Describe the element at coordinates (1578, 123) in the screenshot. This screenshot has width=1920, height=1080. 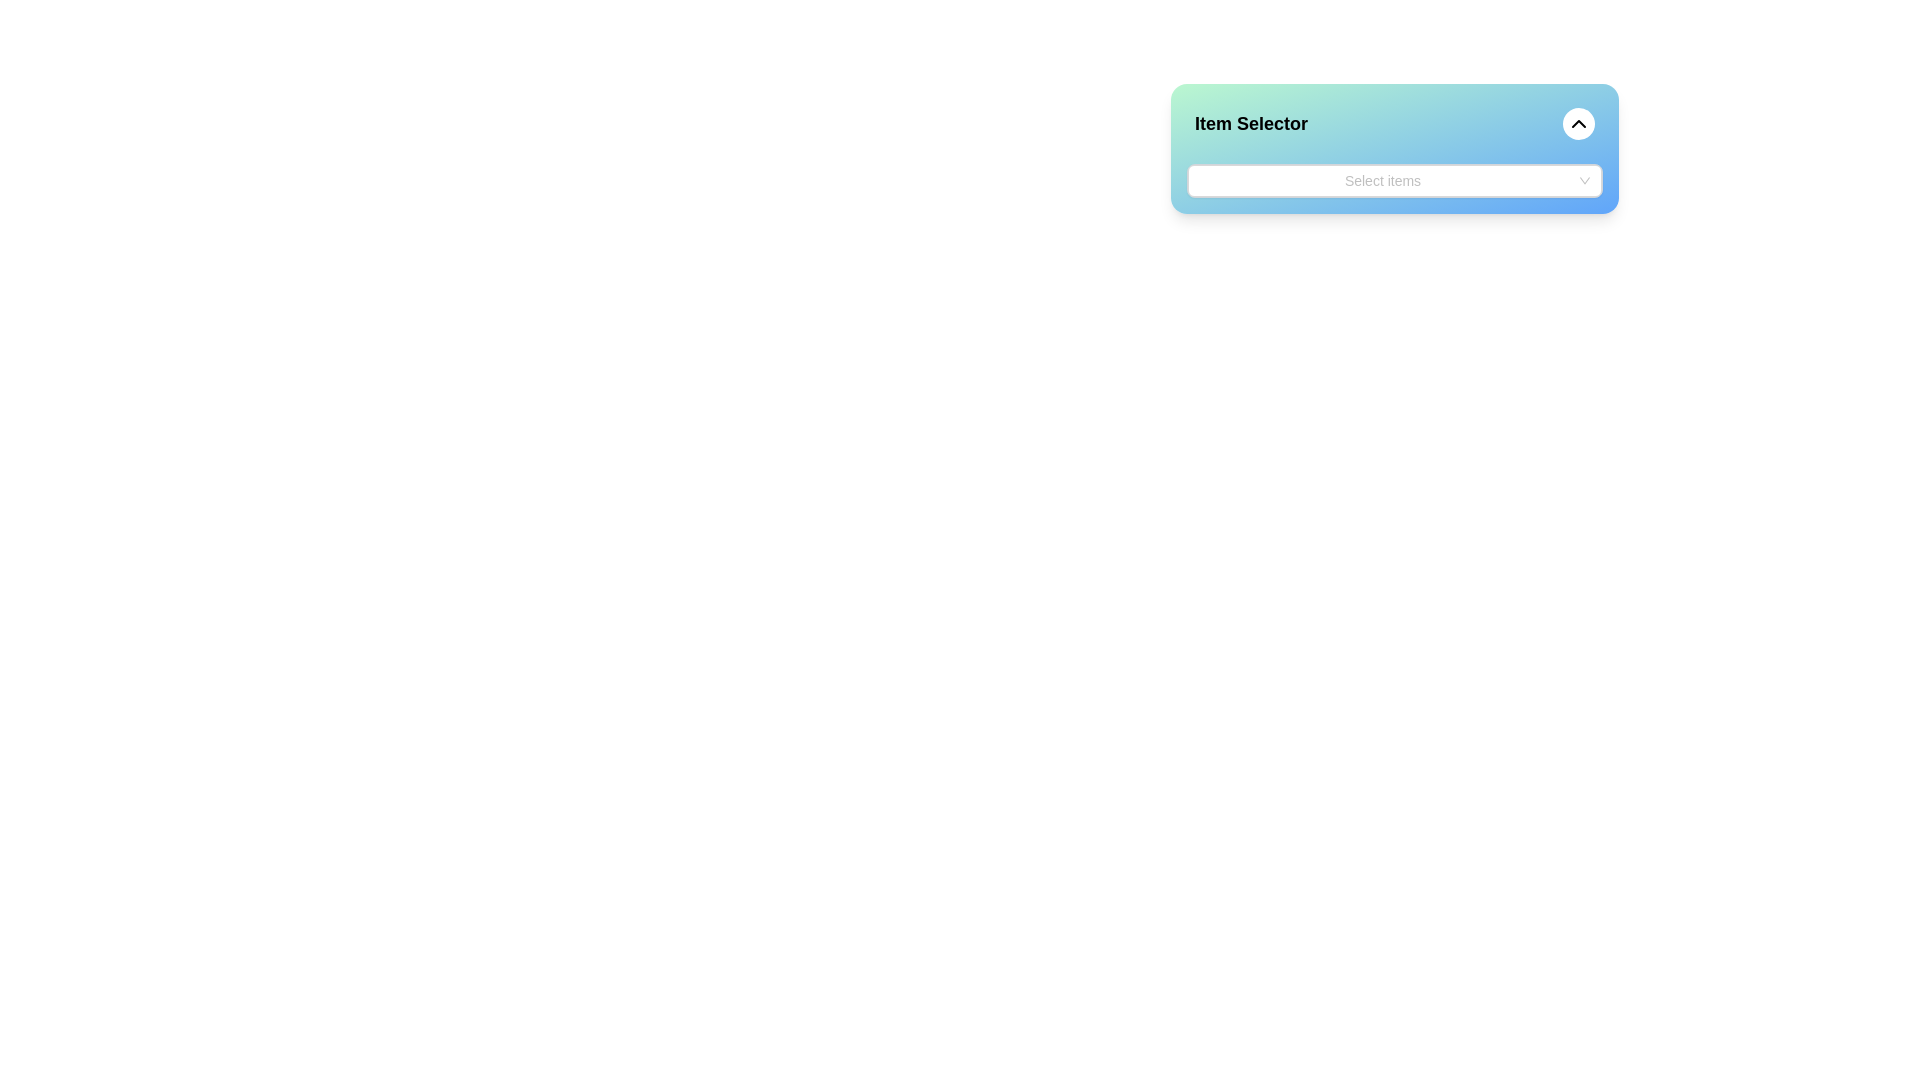
I see `the SVG chevron arrow upward icon located at the top-right corner of the interface, inside a rounded white button` at that location.